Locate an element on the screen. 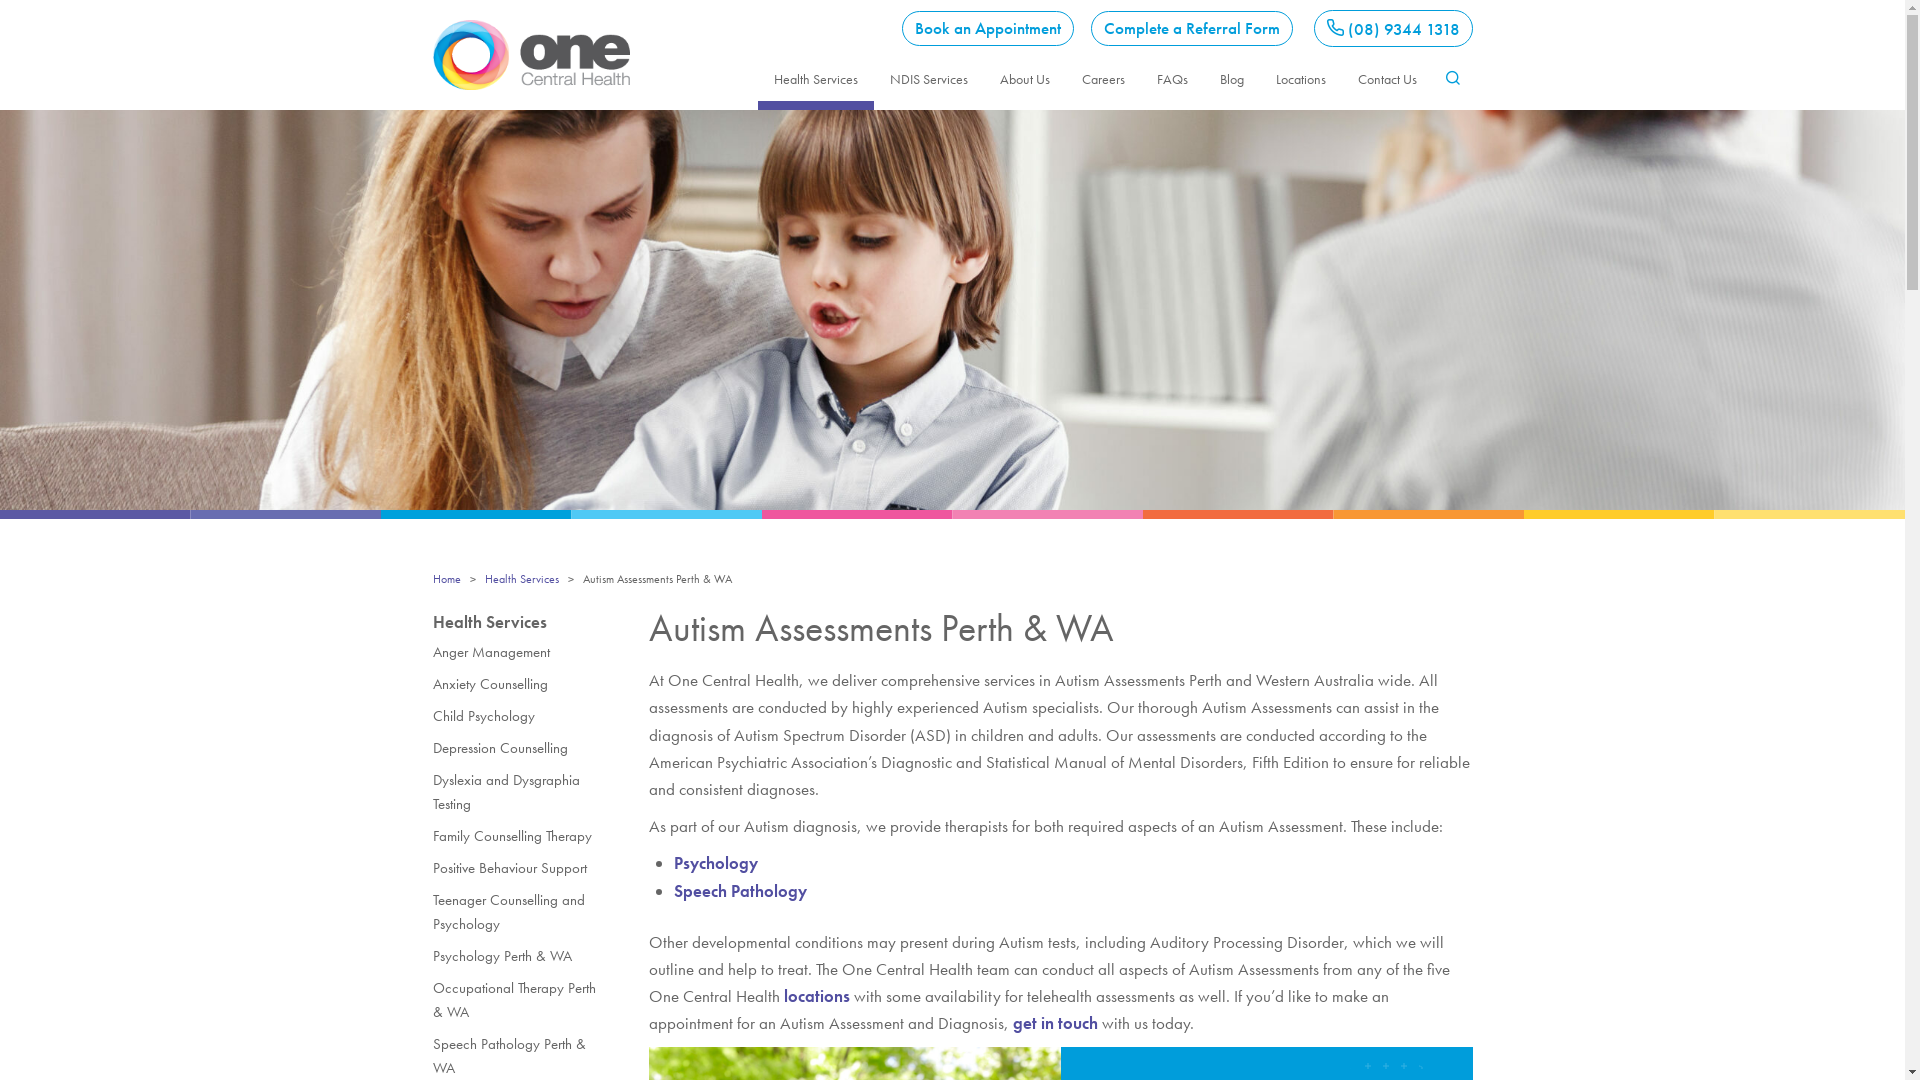 The width and height of the screenshot is (1920, 1080). 'Book an Appointment' is located at coordinates (988, 28).